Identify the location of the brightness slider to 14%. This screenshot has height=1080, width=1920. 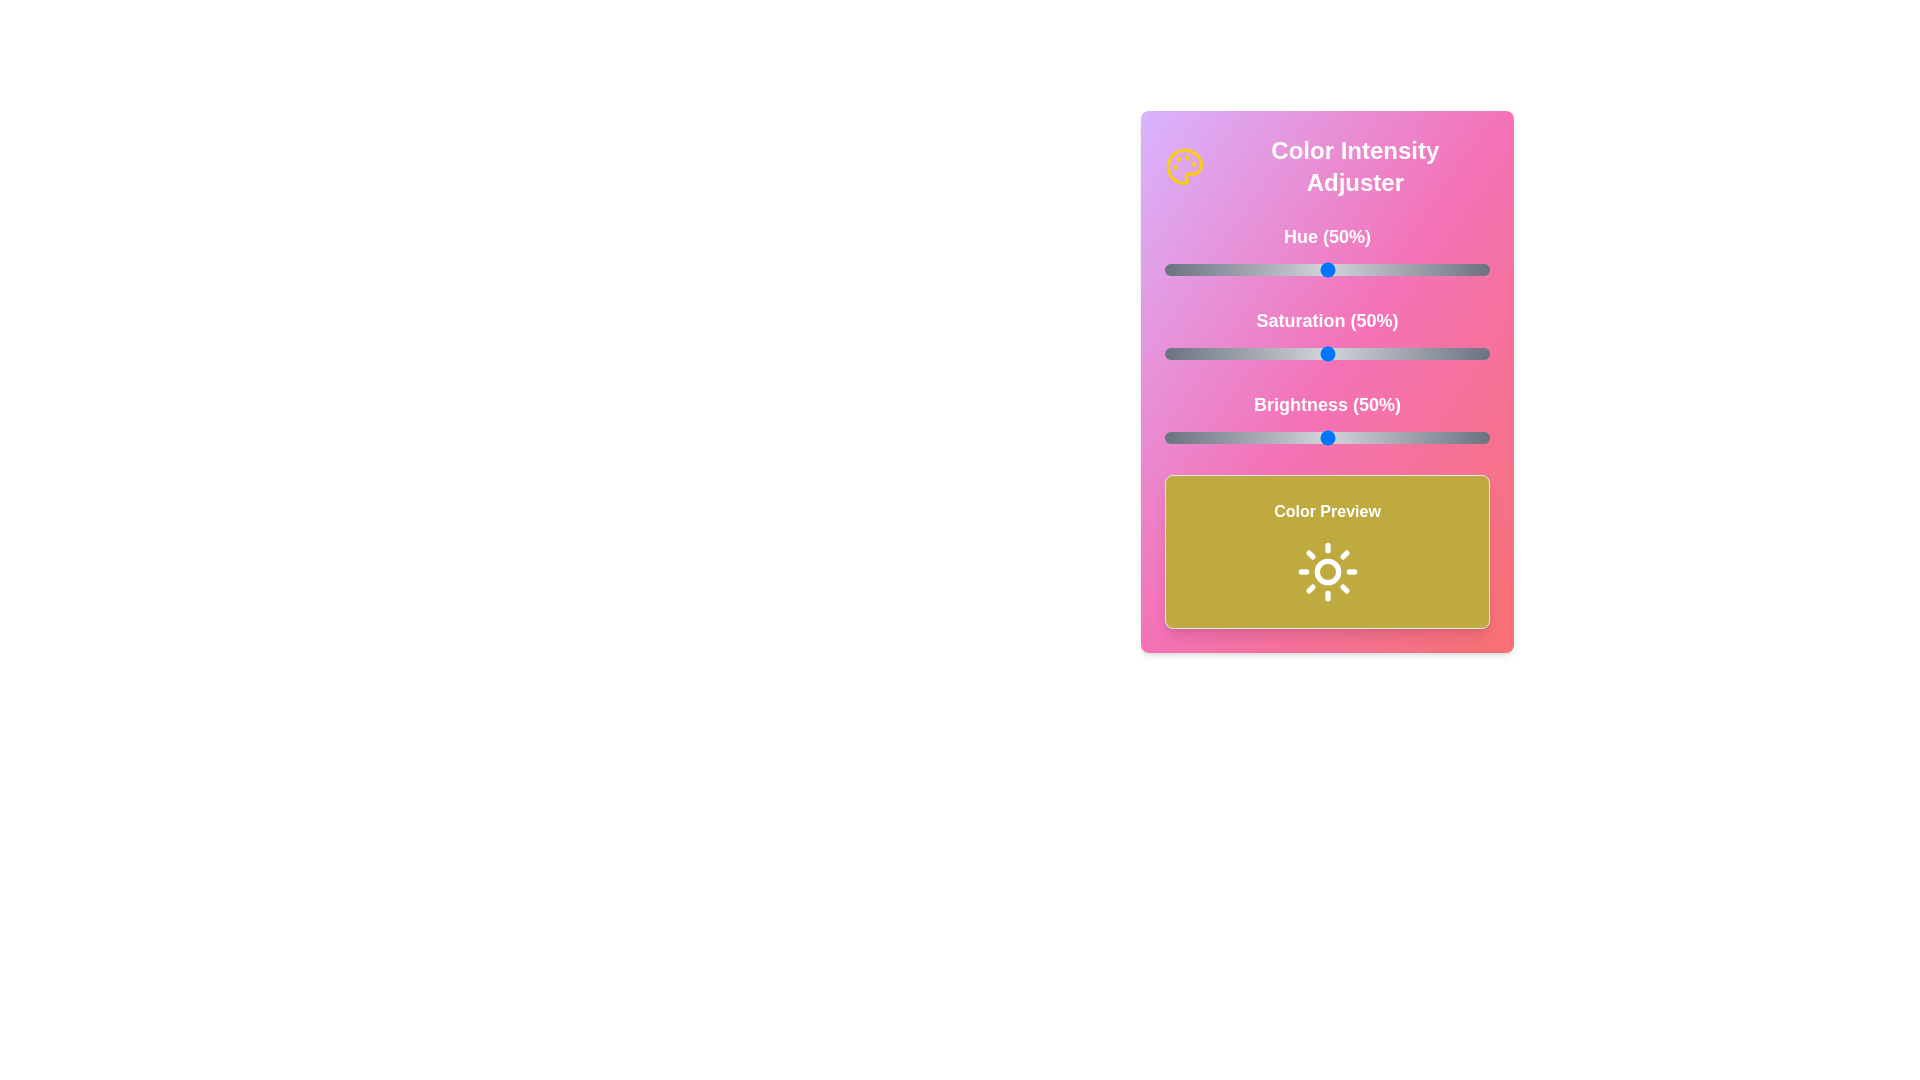
(1209, 437).